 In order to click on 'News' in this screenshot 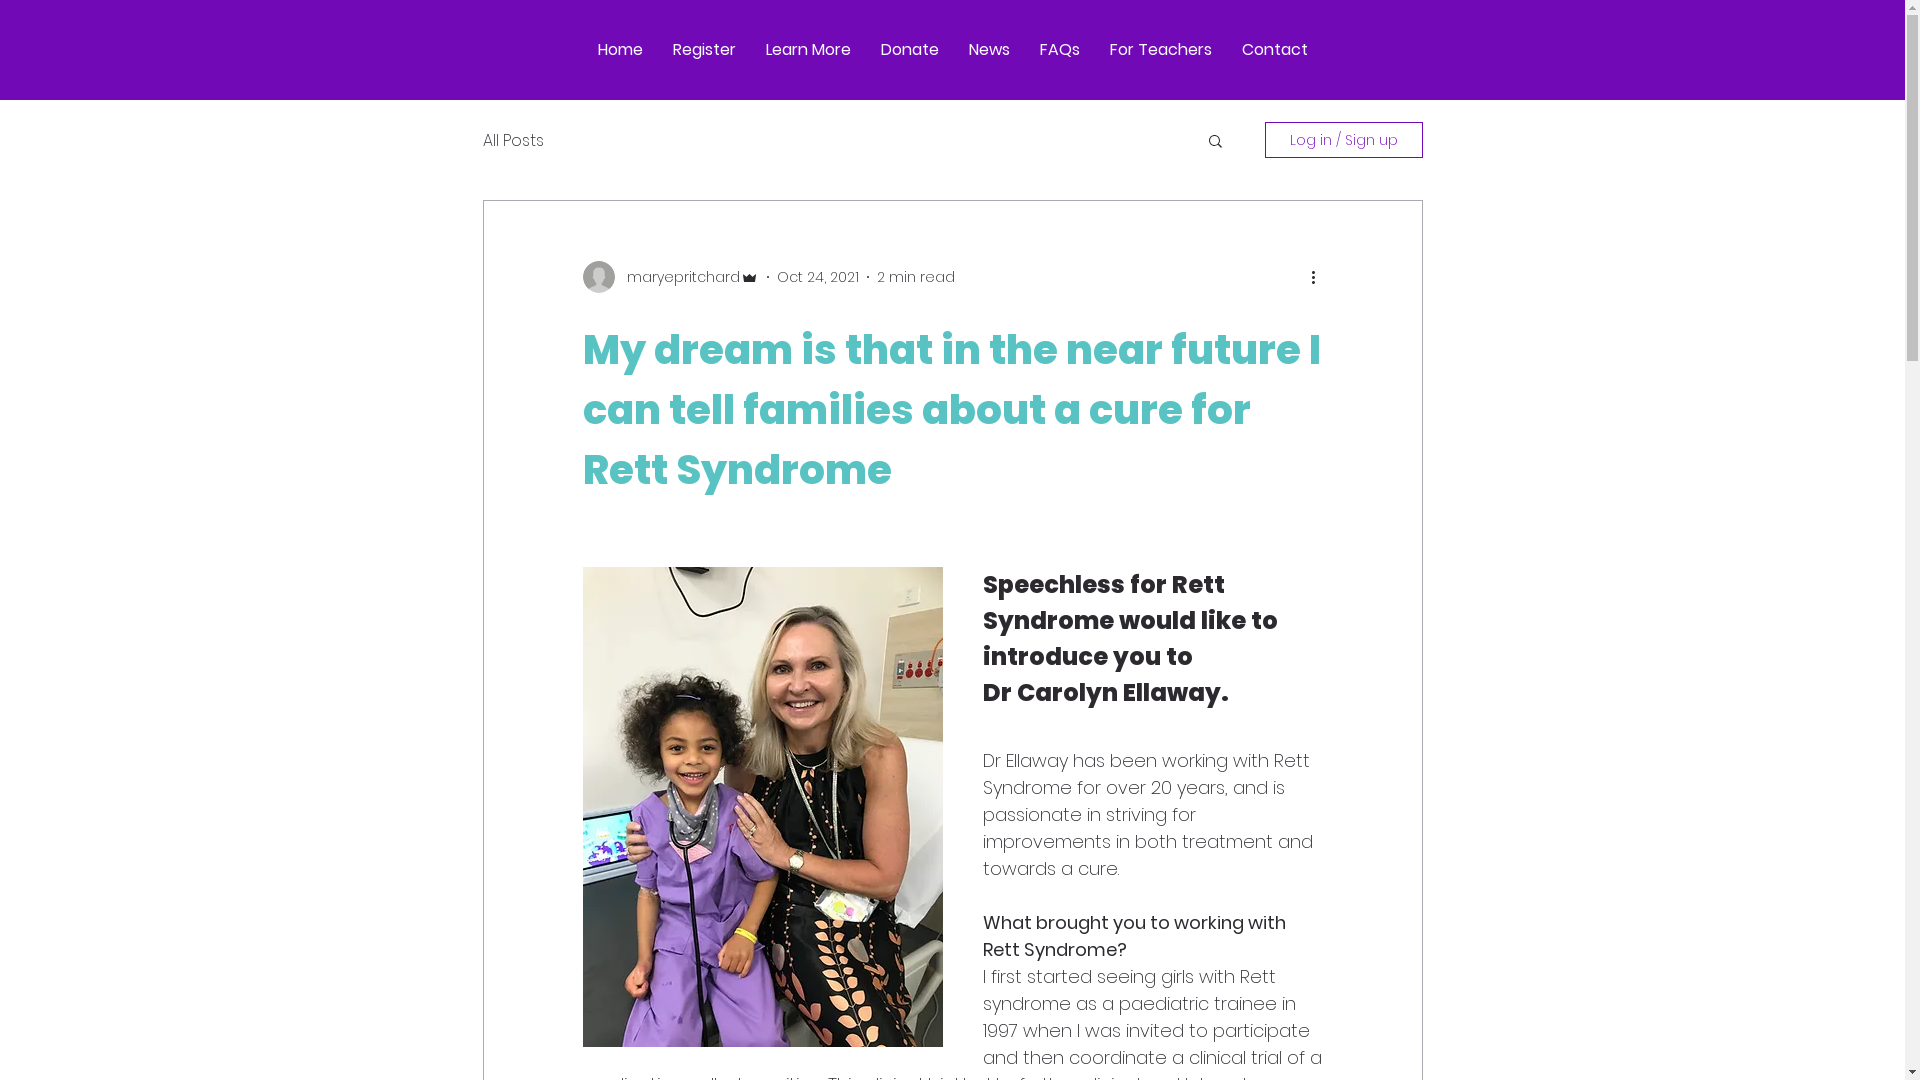, I will do `click(953, 49)`.